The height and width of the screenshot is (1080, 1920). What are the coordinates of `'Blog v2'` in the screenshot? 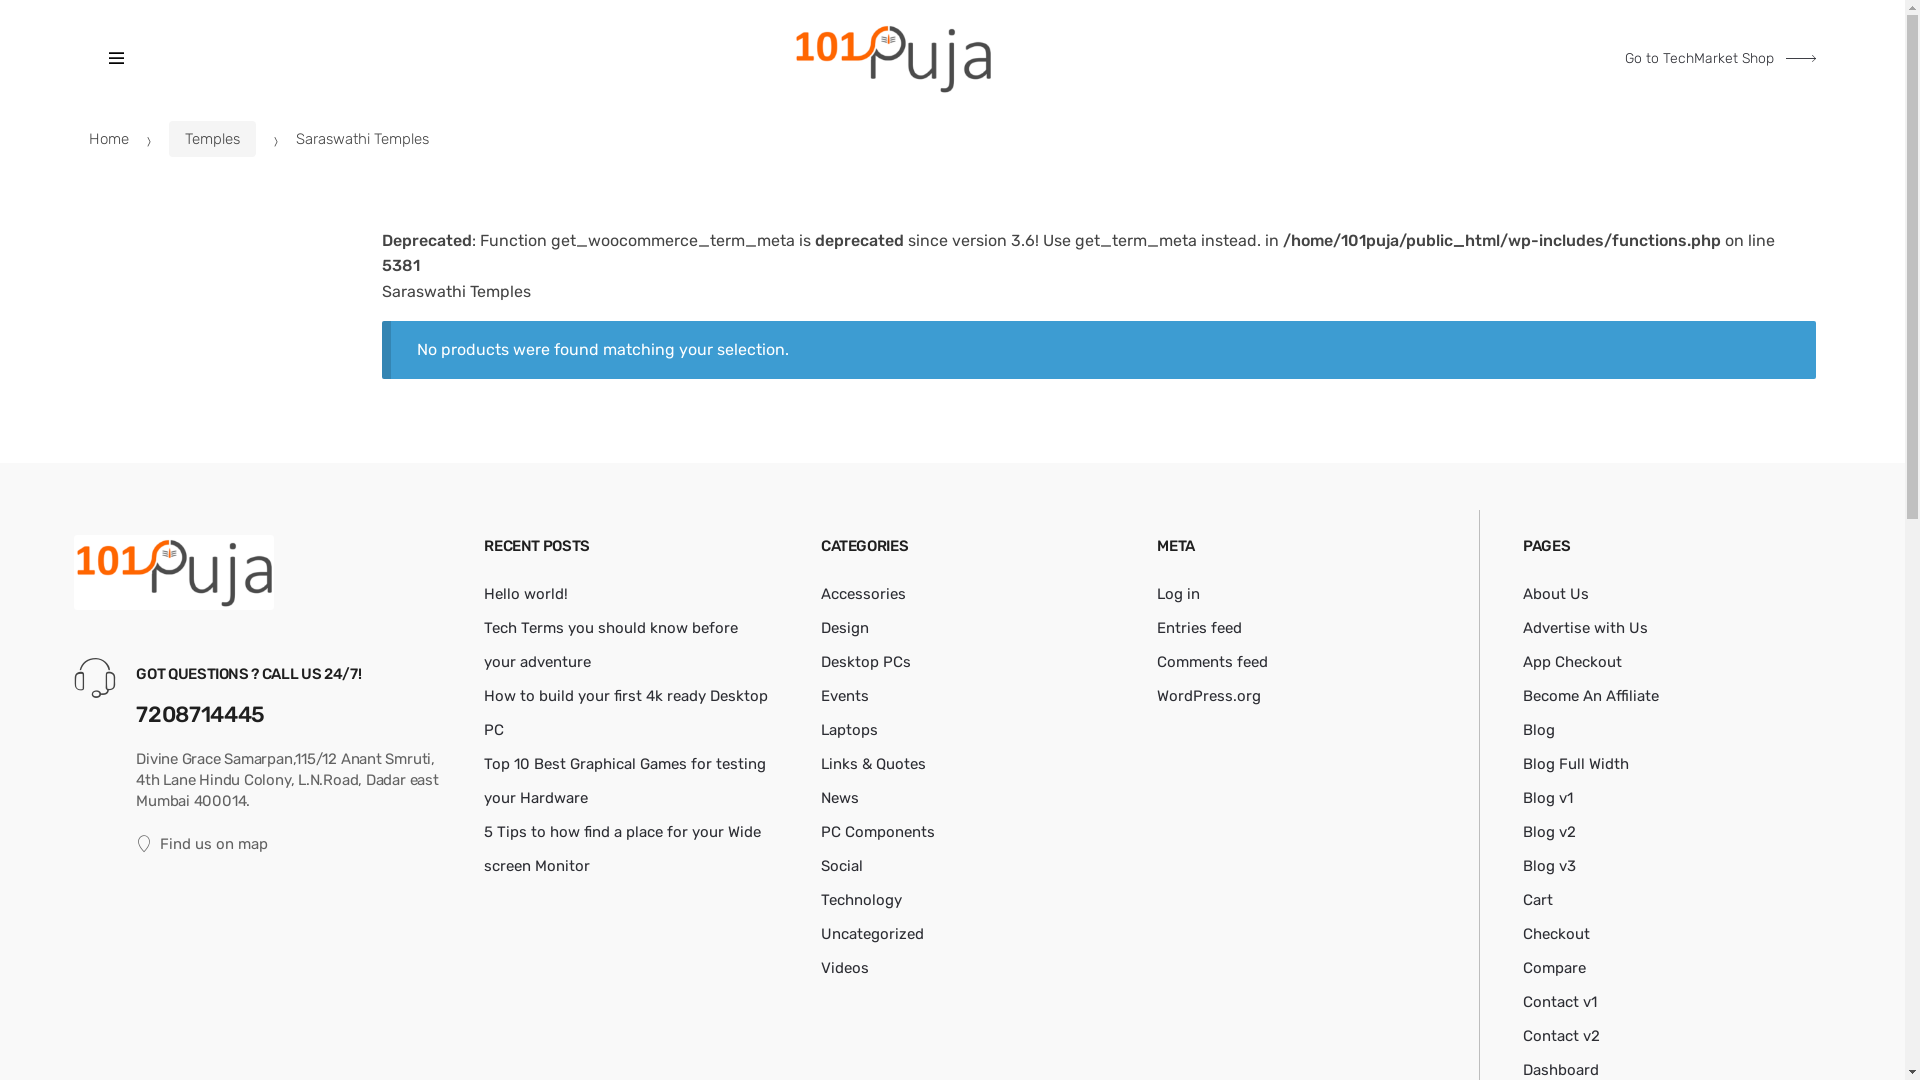 It's located at (1548, 832).